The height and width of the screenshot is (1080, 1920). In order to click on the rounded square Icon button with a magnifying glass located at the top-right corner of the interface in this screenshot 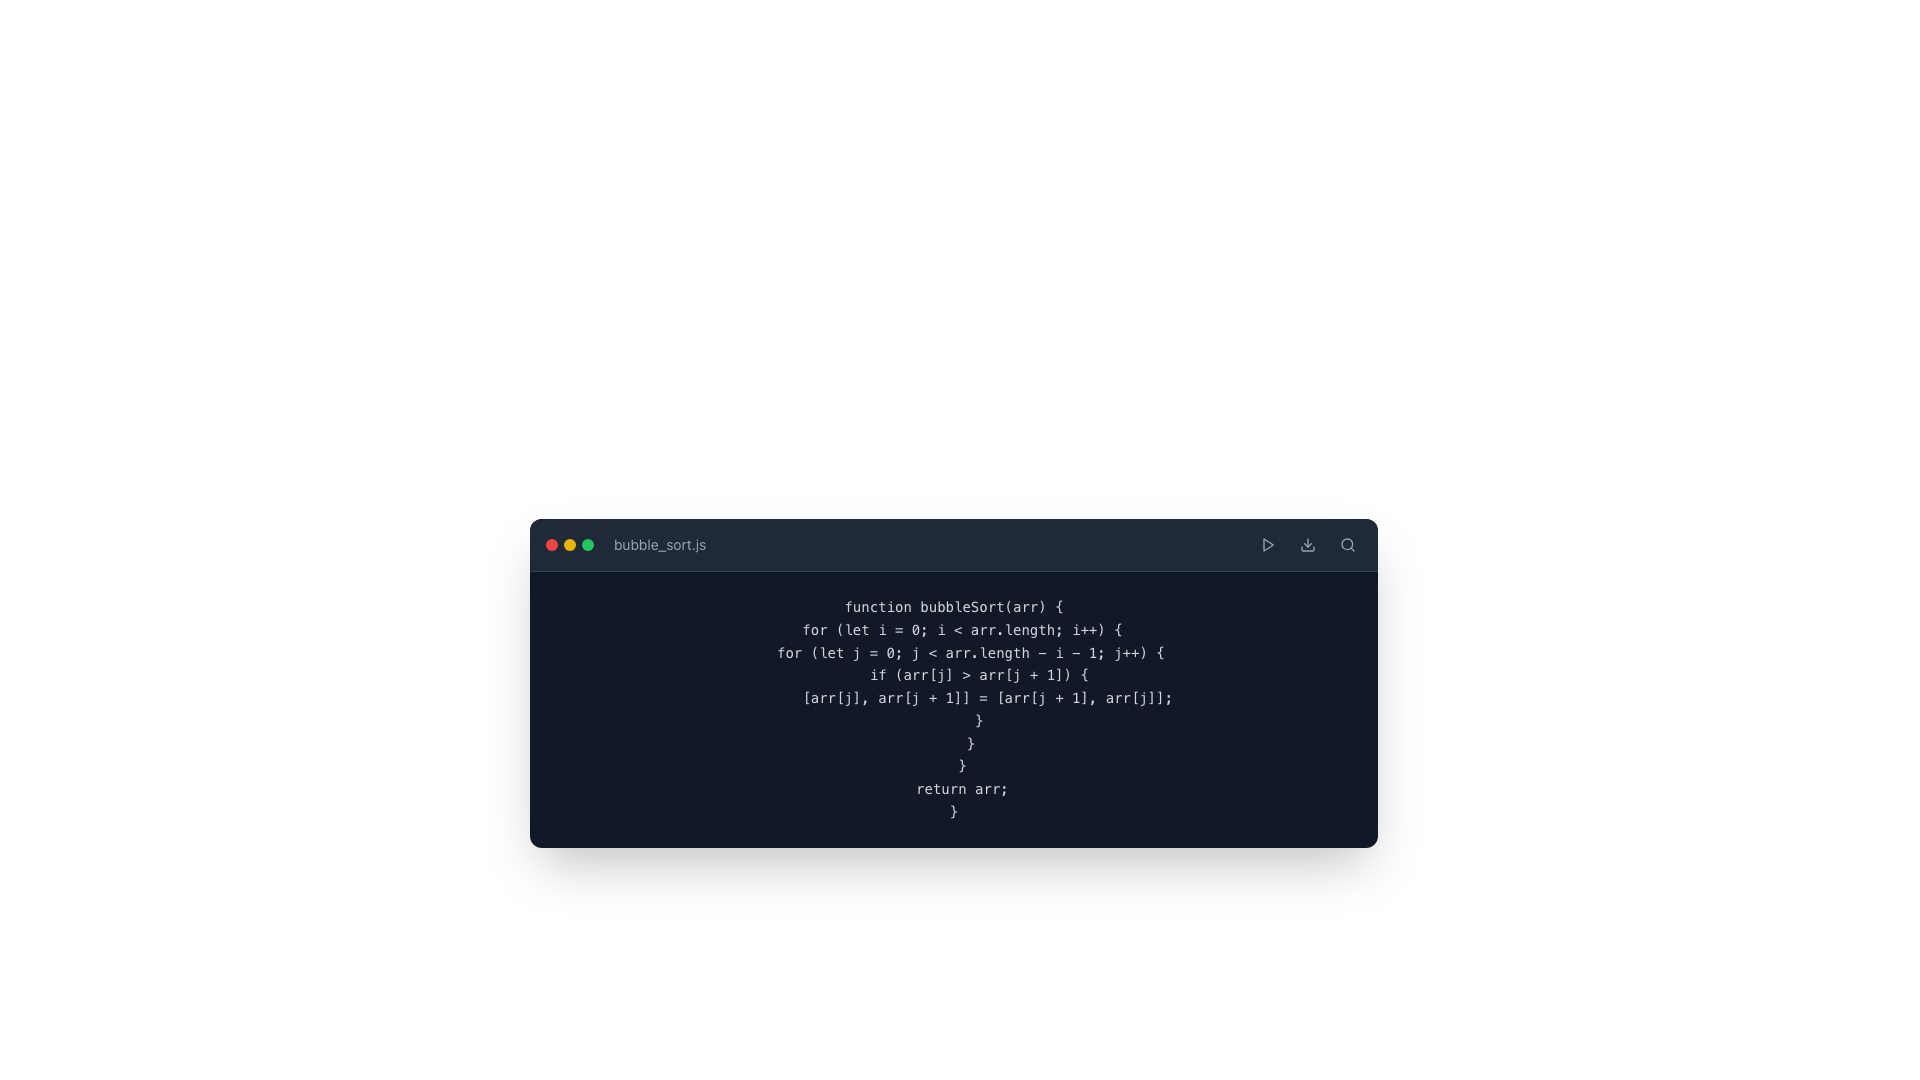, I will do `click(1348, 544)`.